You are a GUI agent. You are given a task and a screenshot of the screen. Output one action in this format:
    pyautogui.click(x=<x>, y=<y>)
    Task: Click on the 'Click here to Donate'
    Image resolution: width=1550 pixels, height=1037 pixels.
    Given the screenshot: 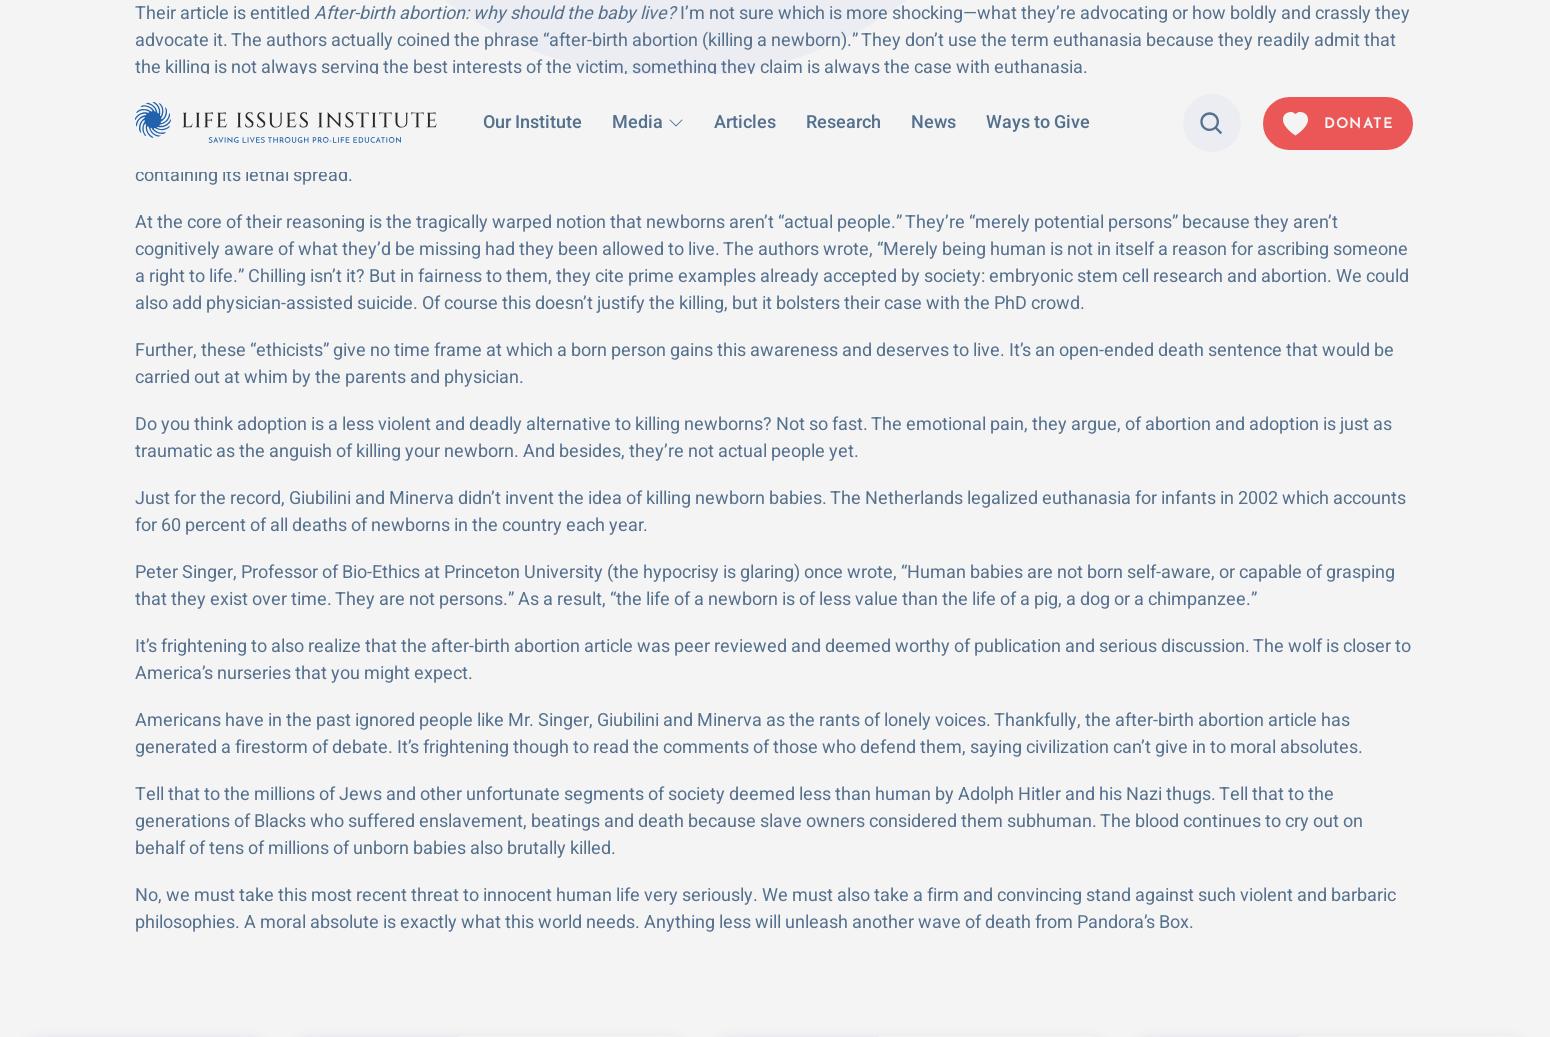 What is the action you would take?
    pyautogui.click(x=1287, y=520)
    